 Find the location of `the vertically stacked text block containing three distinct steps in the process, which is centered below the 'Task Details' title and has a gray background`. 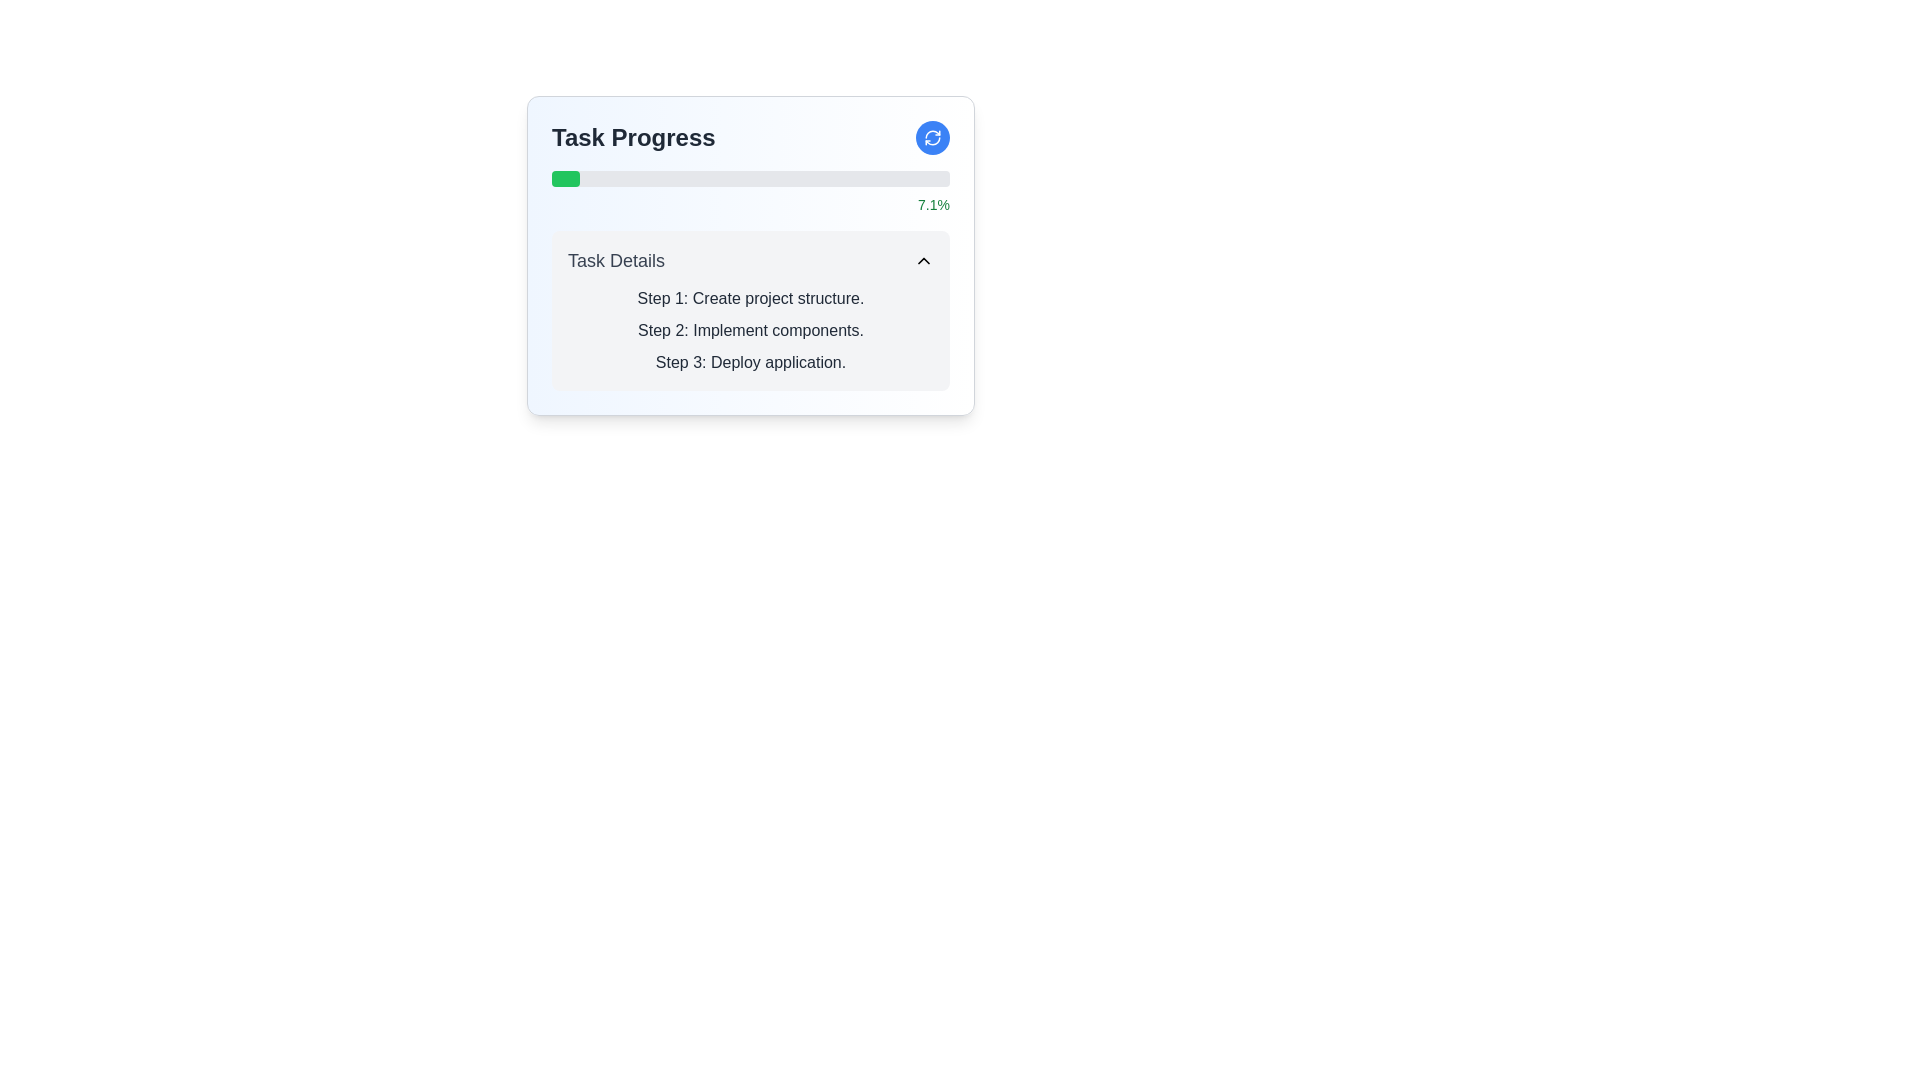

the vertically stacked text block containing three distinct steps in the process, which is centered below the 'Task Details' title and has a gray background is located at coordinates (749, 330).